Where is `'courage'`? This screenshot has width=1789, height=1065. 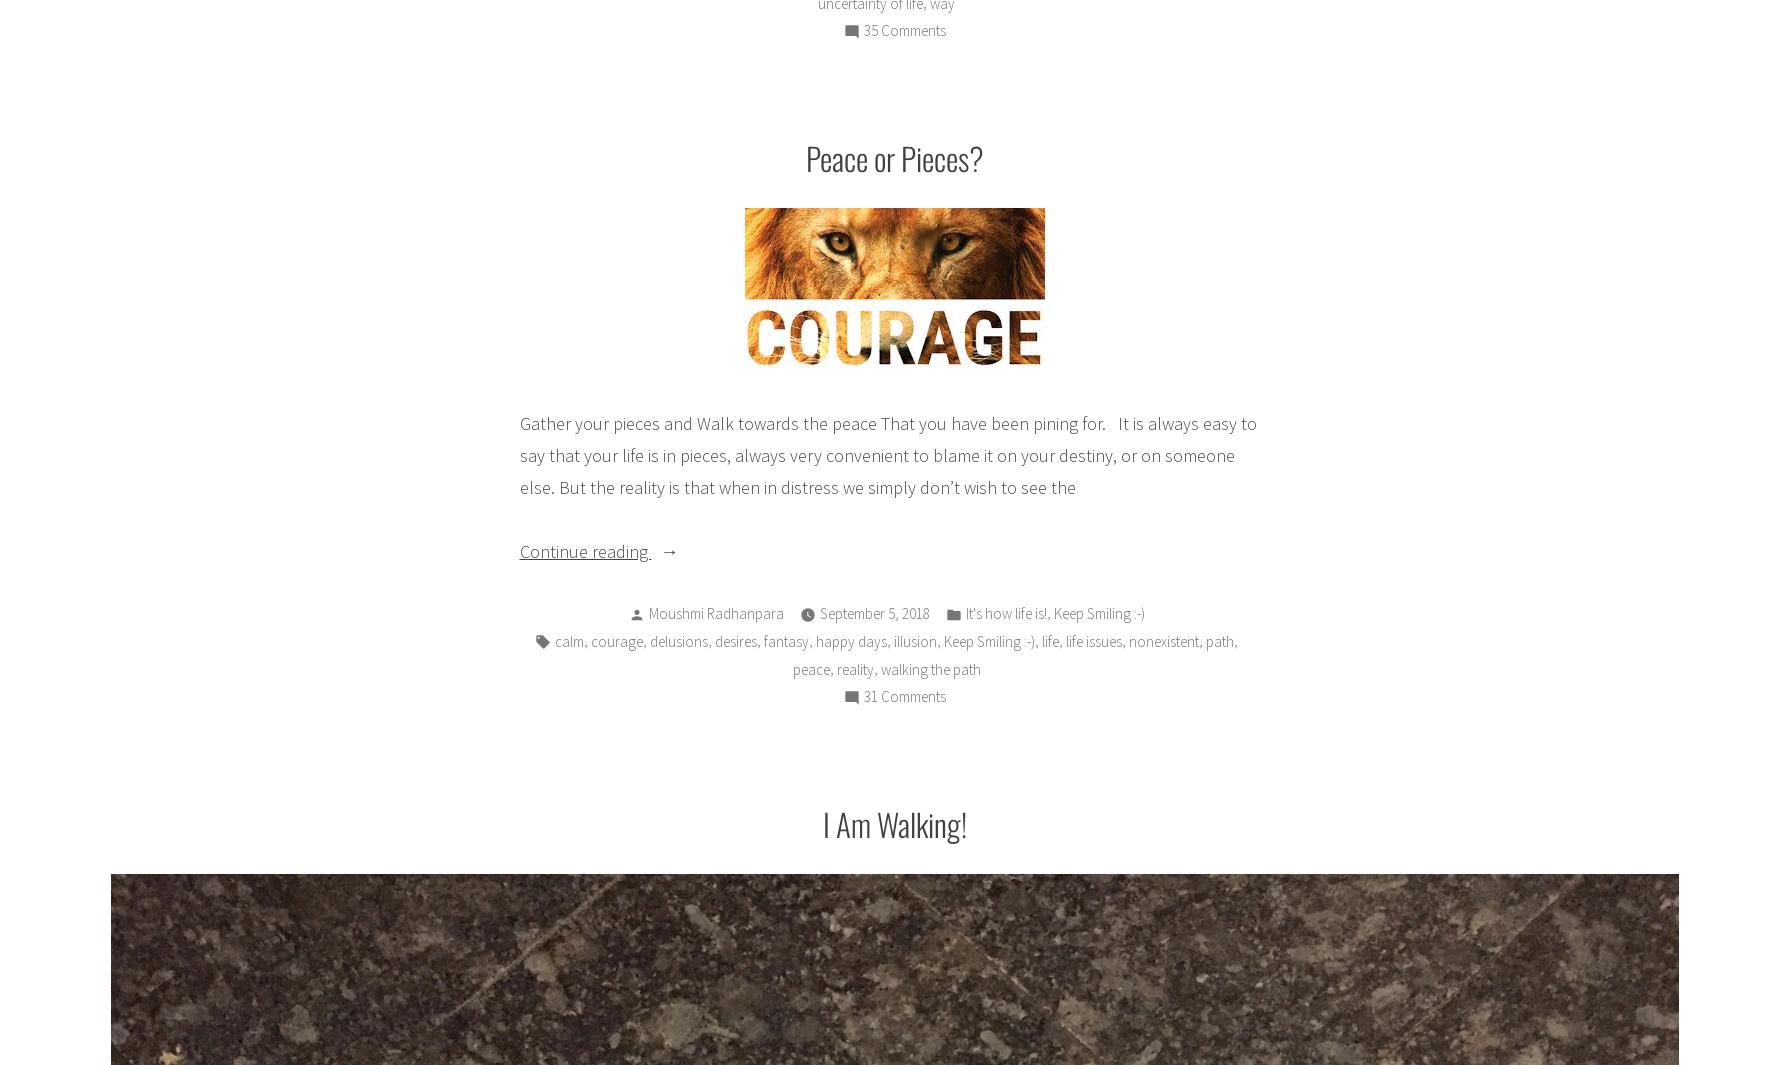 'courage' is located at coordinates (617, 640).